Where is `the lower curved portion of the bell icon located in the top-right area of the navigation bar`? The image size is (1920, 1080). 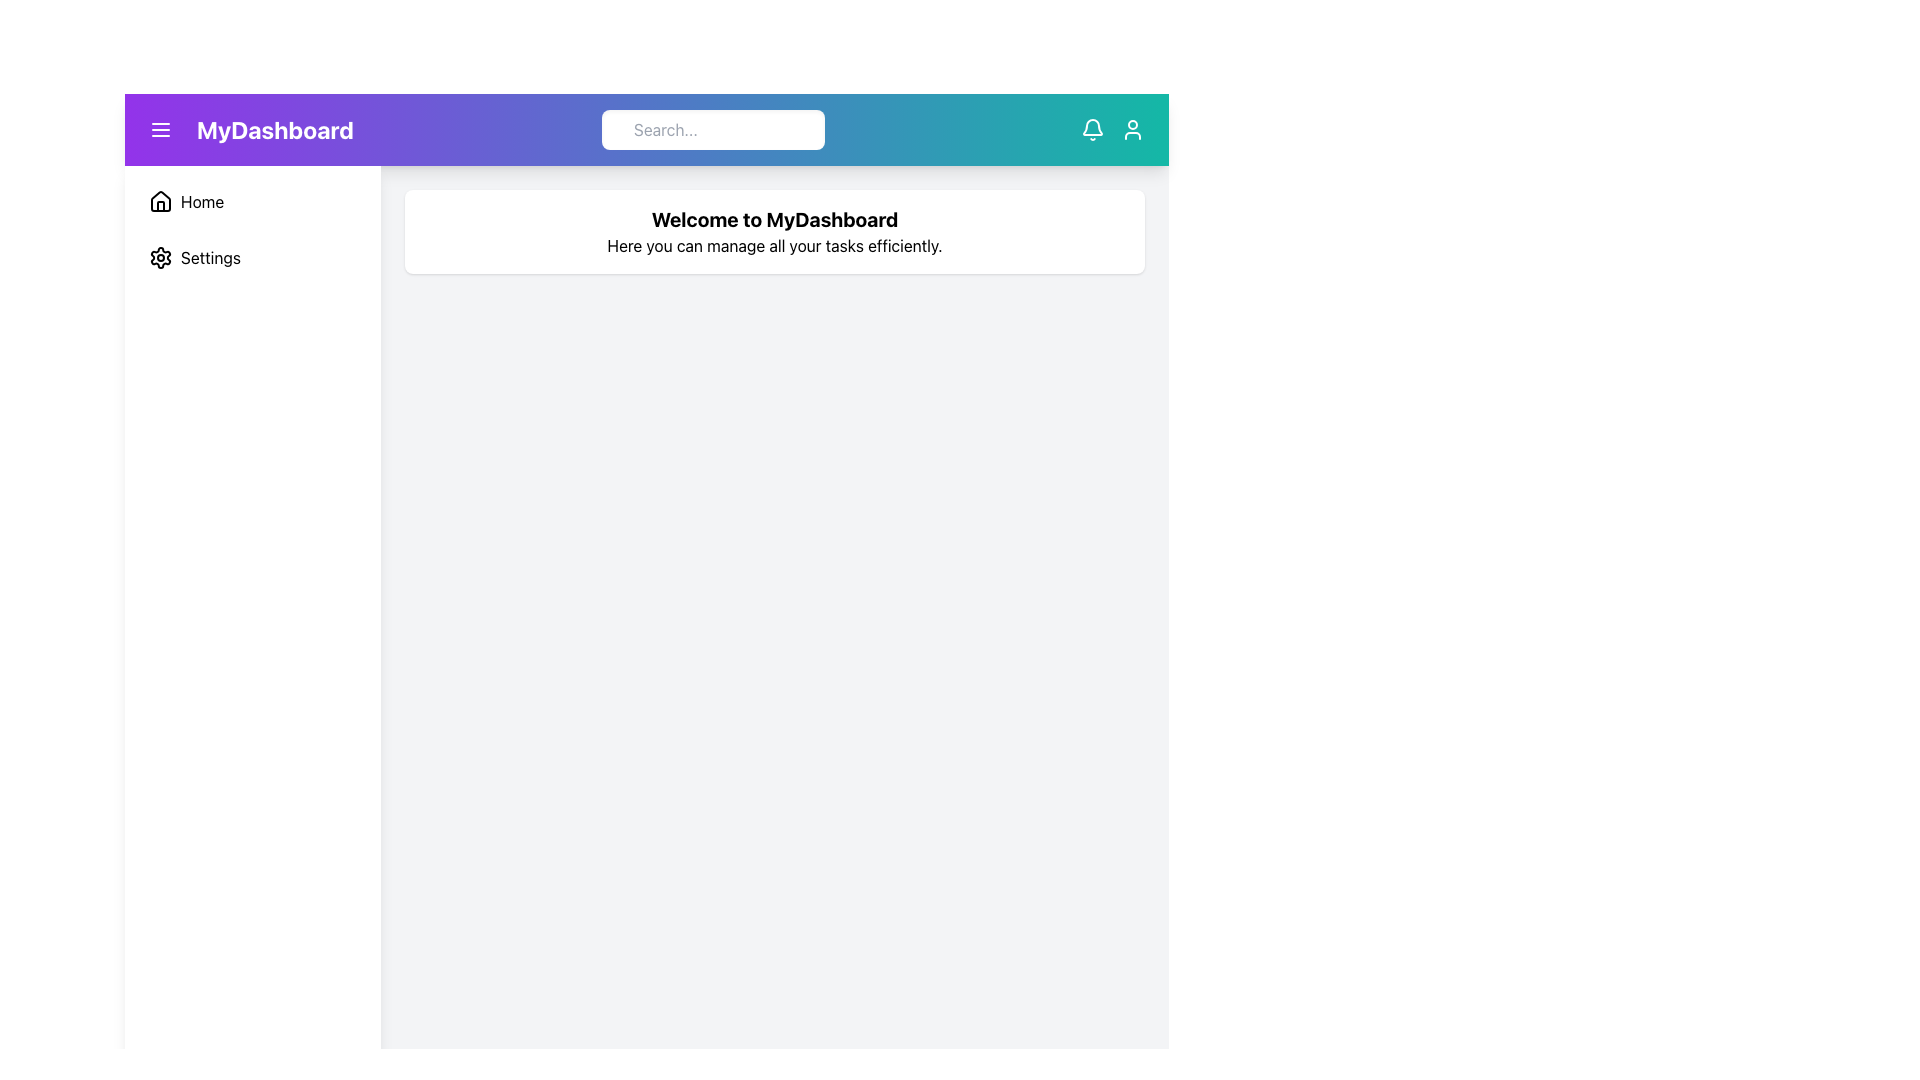 the lower curved portion of the bell icon located in the top-right area of the navigation bar is located at coordinates (1092, 127).